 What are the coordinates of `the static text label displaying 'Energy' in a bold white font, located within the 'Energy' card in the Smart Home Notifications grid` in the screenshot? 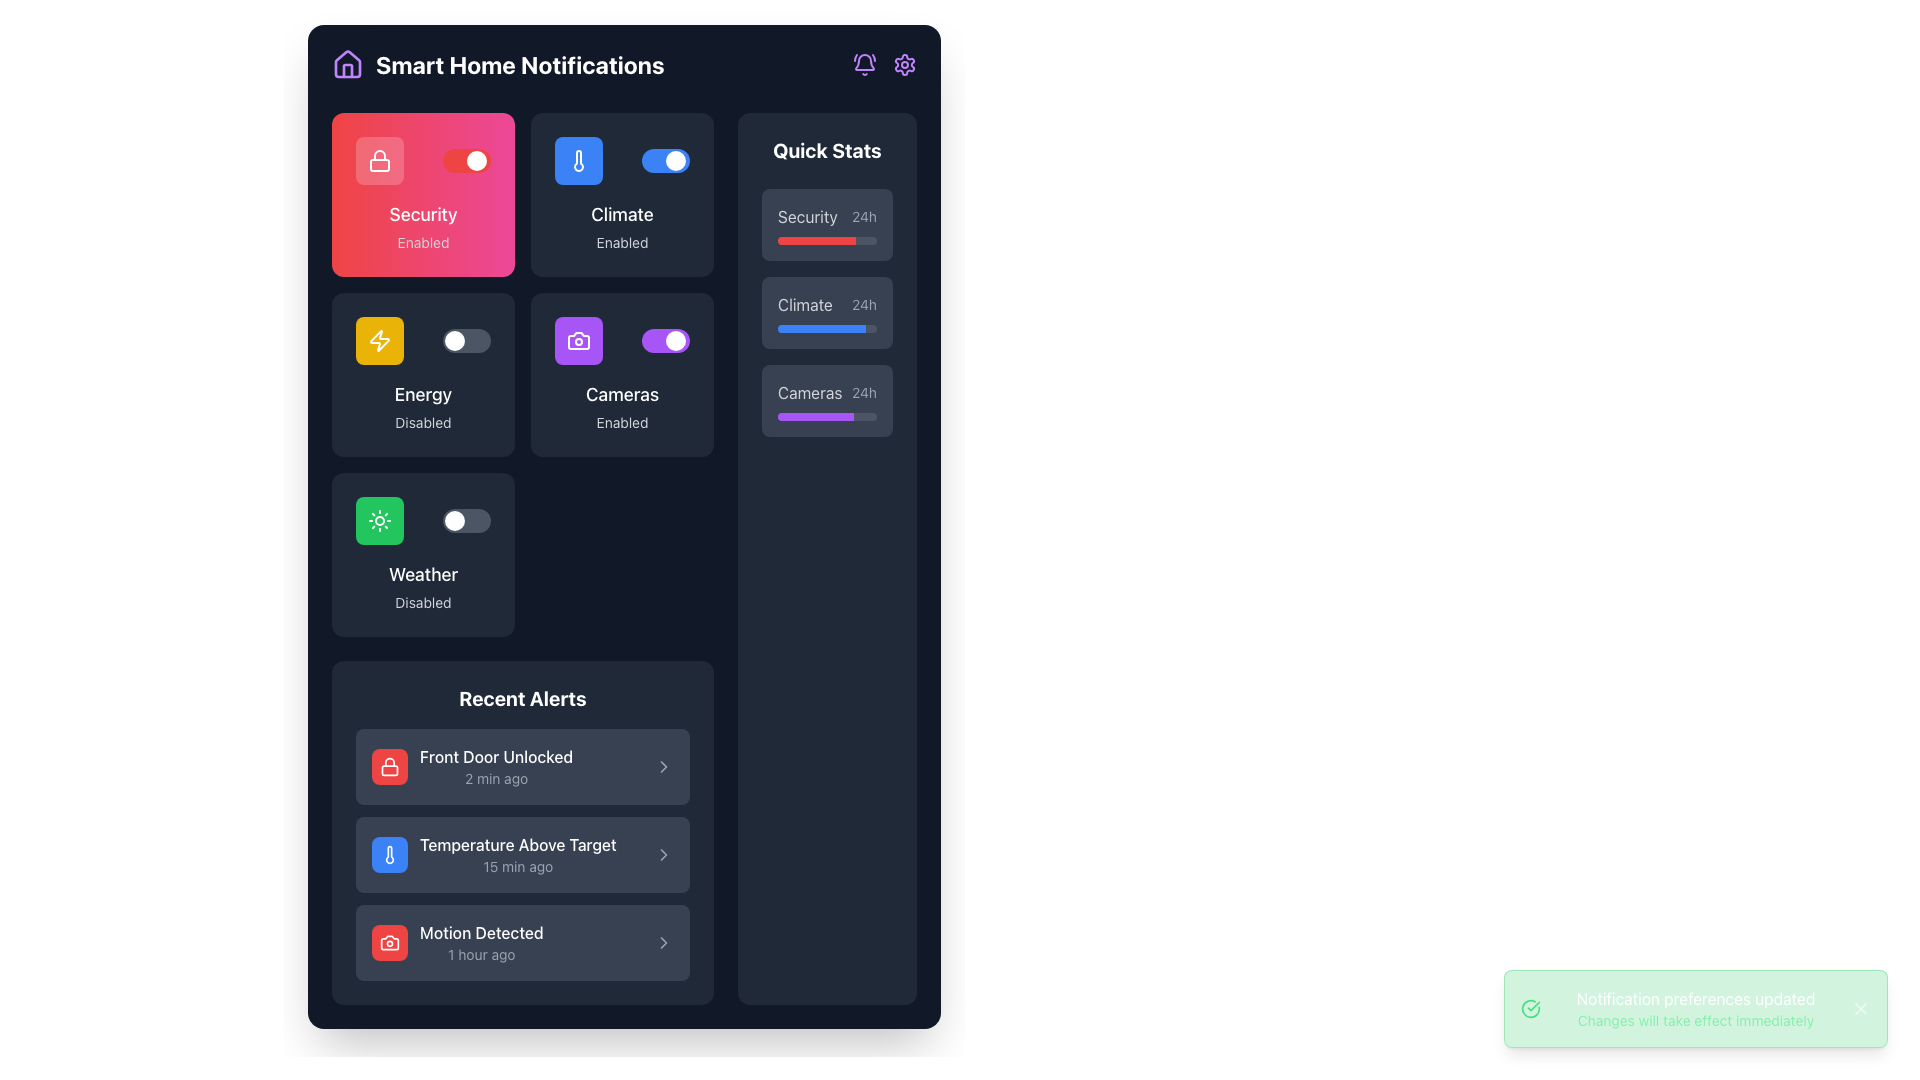 It's located at (422, 394).